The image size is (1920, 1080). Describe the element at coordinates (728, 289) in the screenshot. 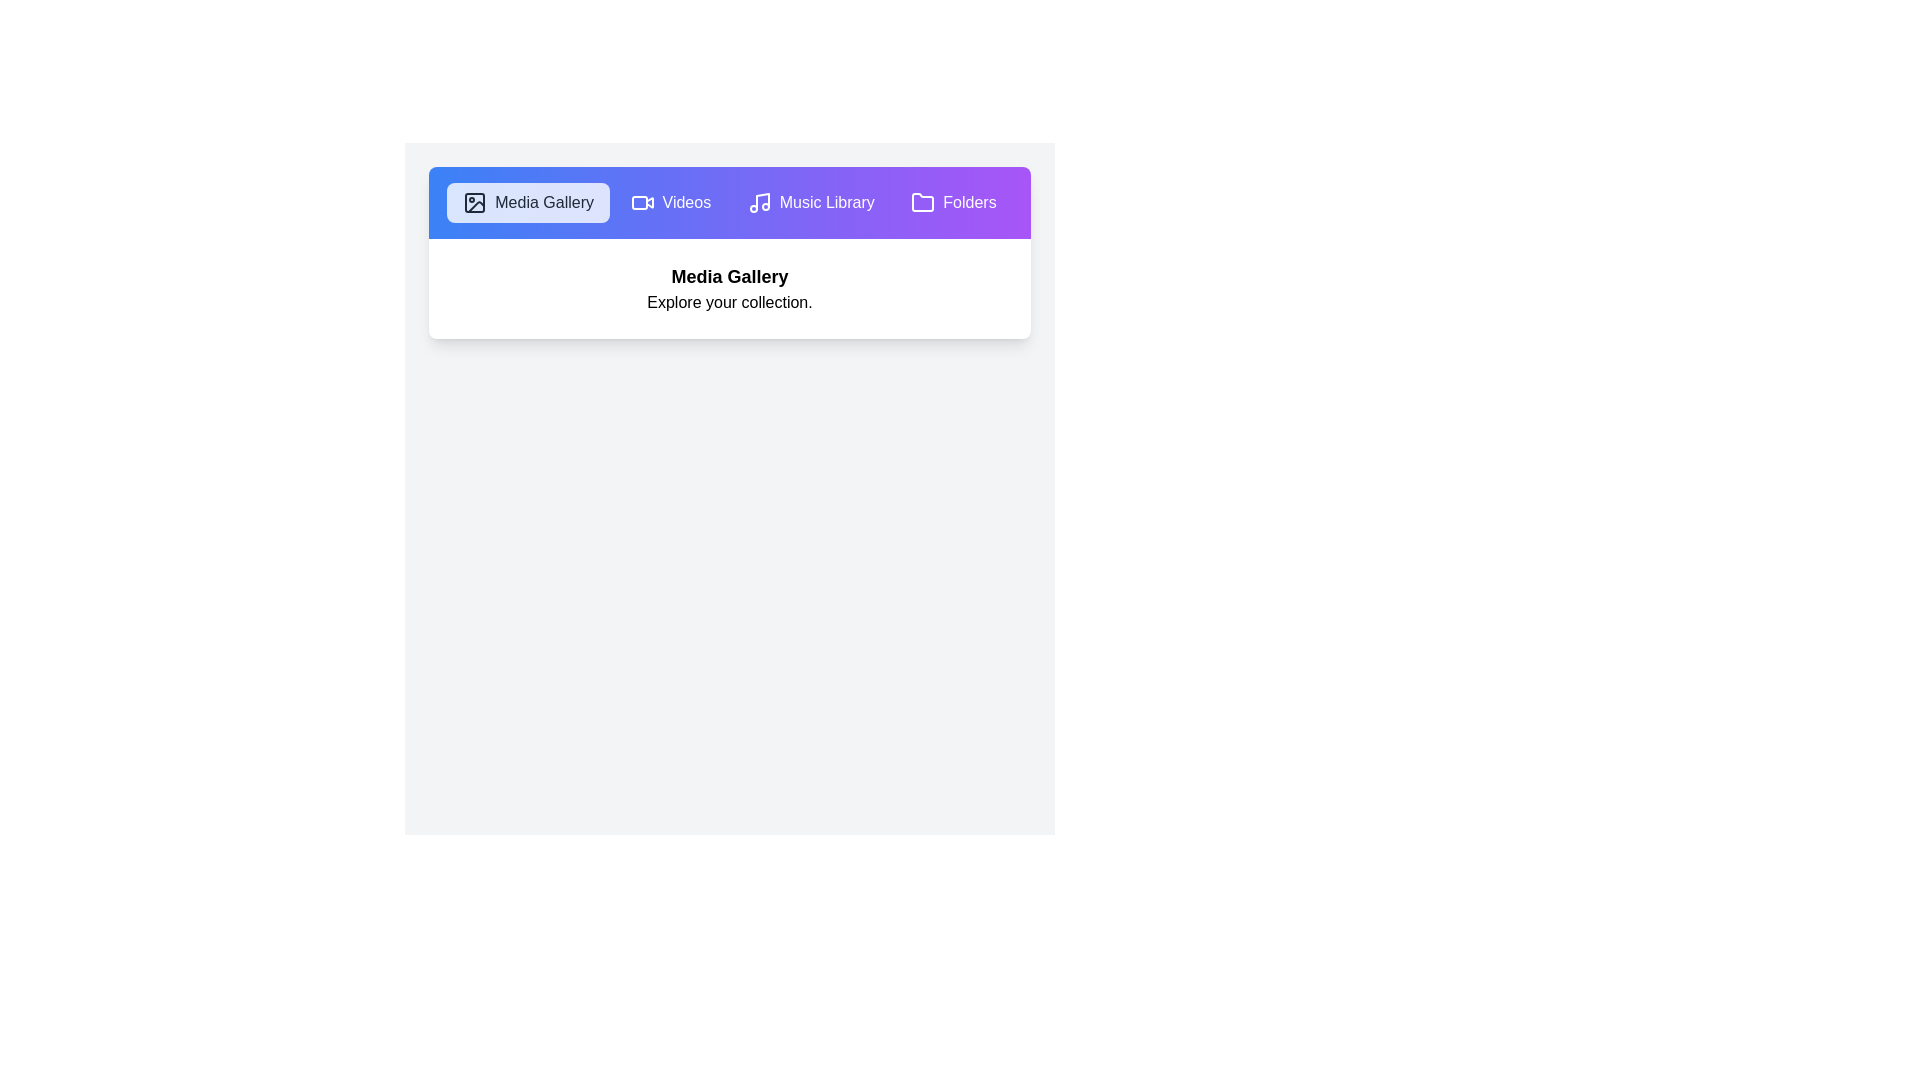

I see `the informational header located centrally beneath the navigation bar, which provides a title and description for the section` at that location.